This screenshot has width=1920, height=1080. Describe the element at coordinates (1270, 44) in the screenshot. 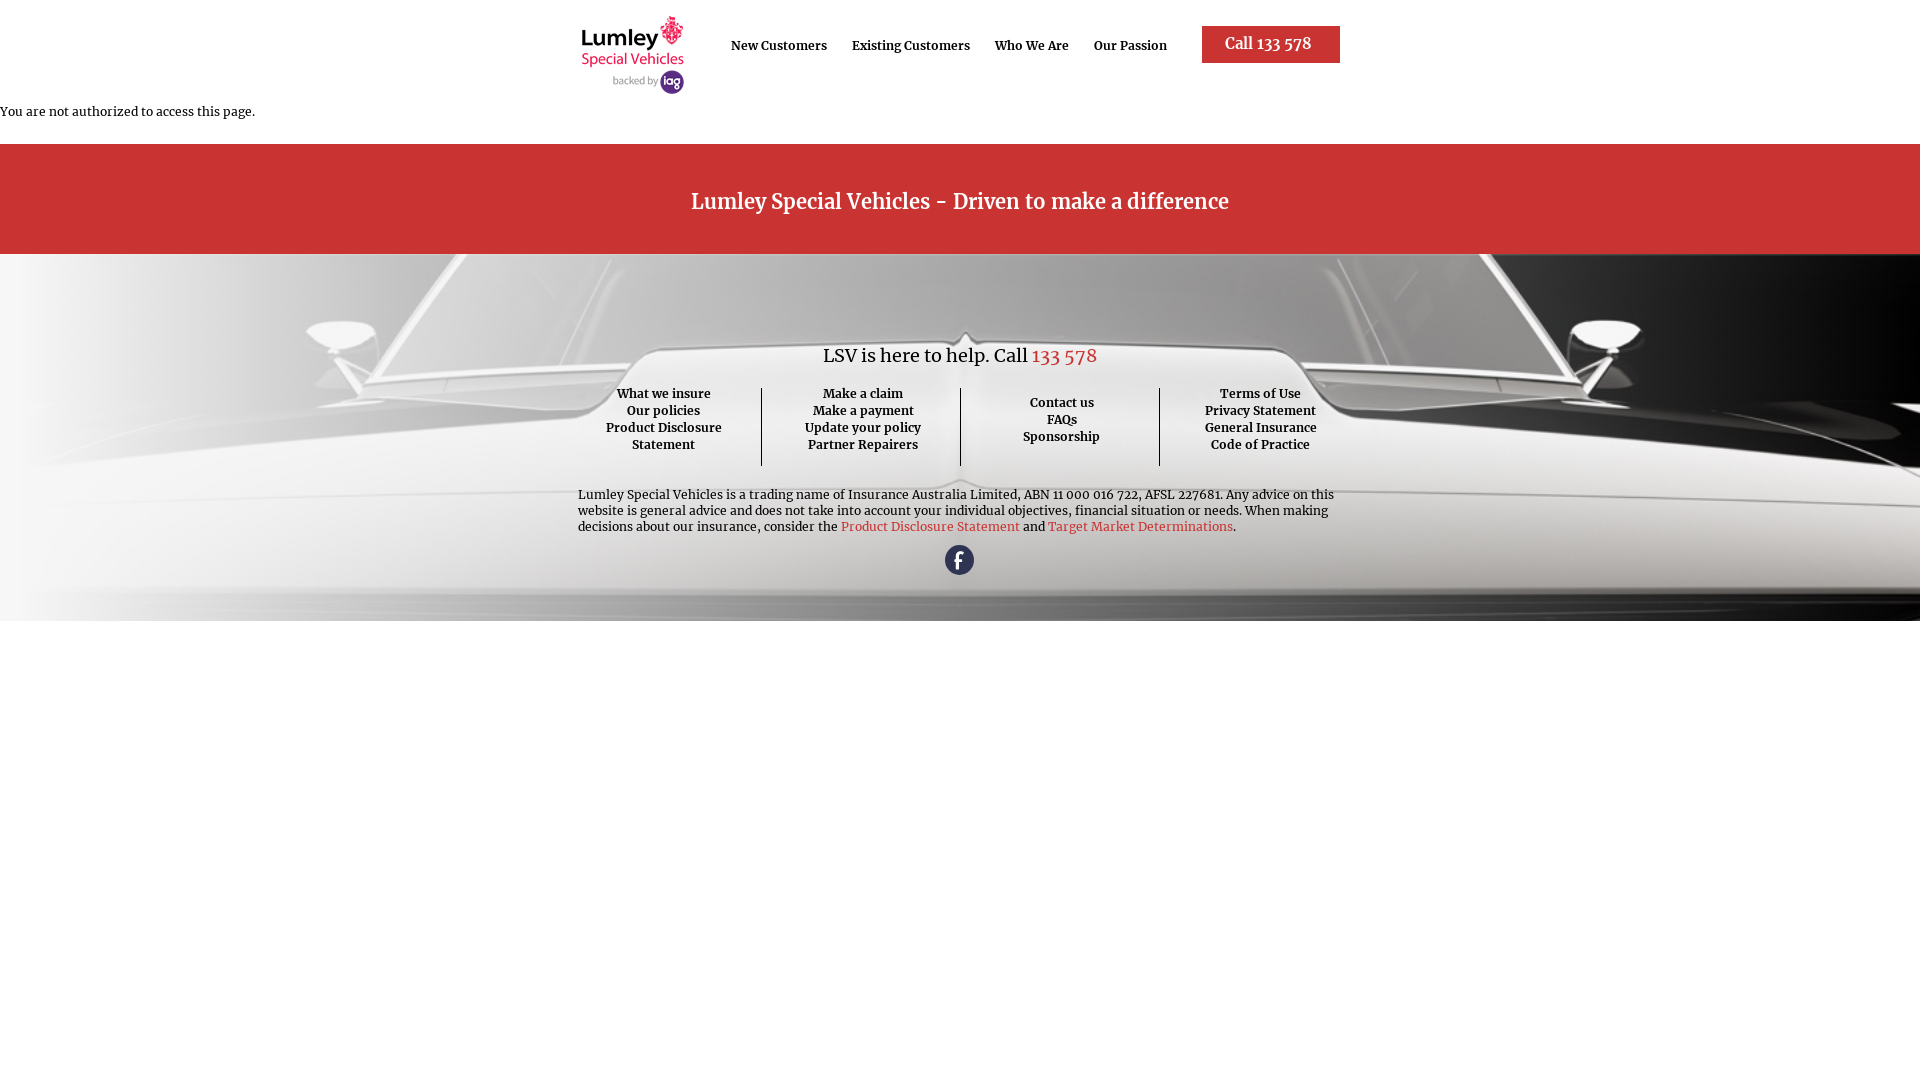

I see `'Call 133 578'` at that location.